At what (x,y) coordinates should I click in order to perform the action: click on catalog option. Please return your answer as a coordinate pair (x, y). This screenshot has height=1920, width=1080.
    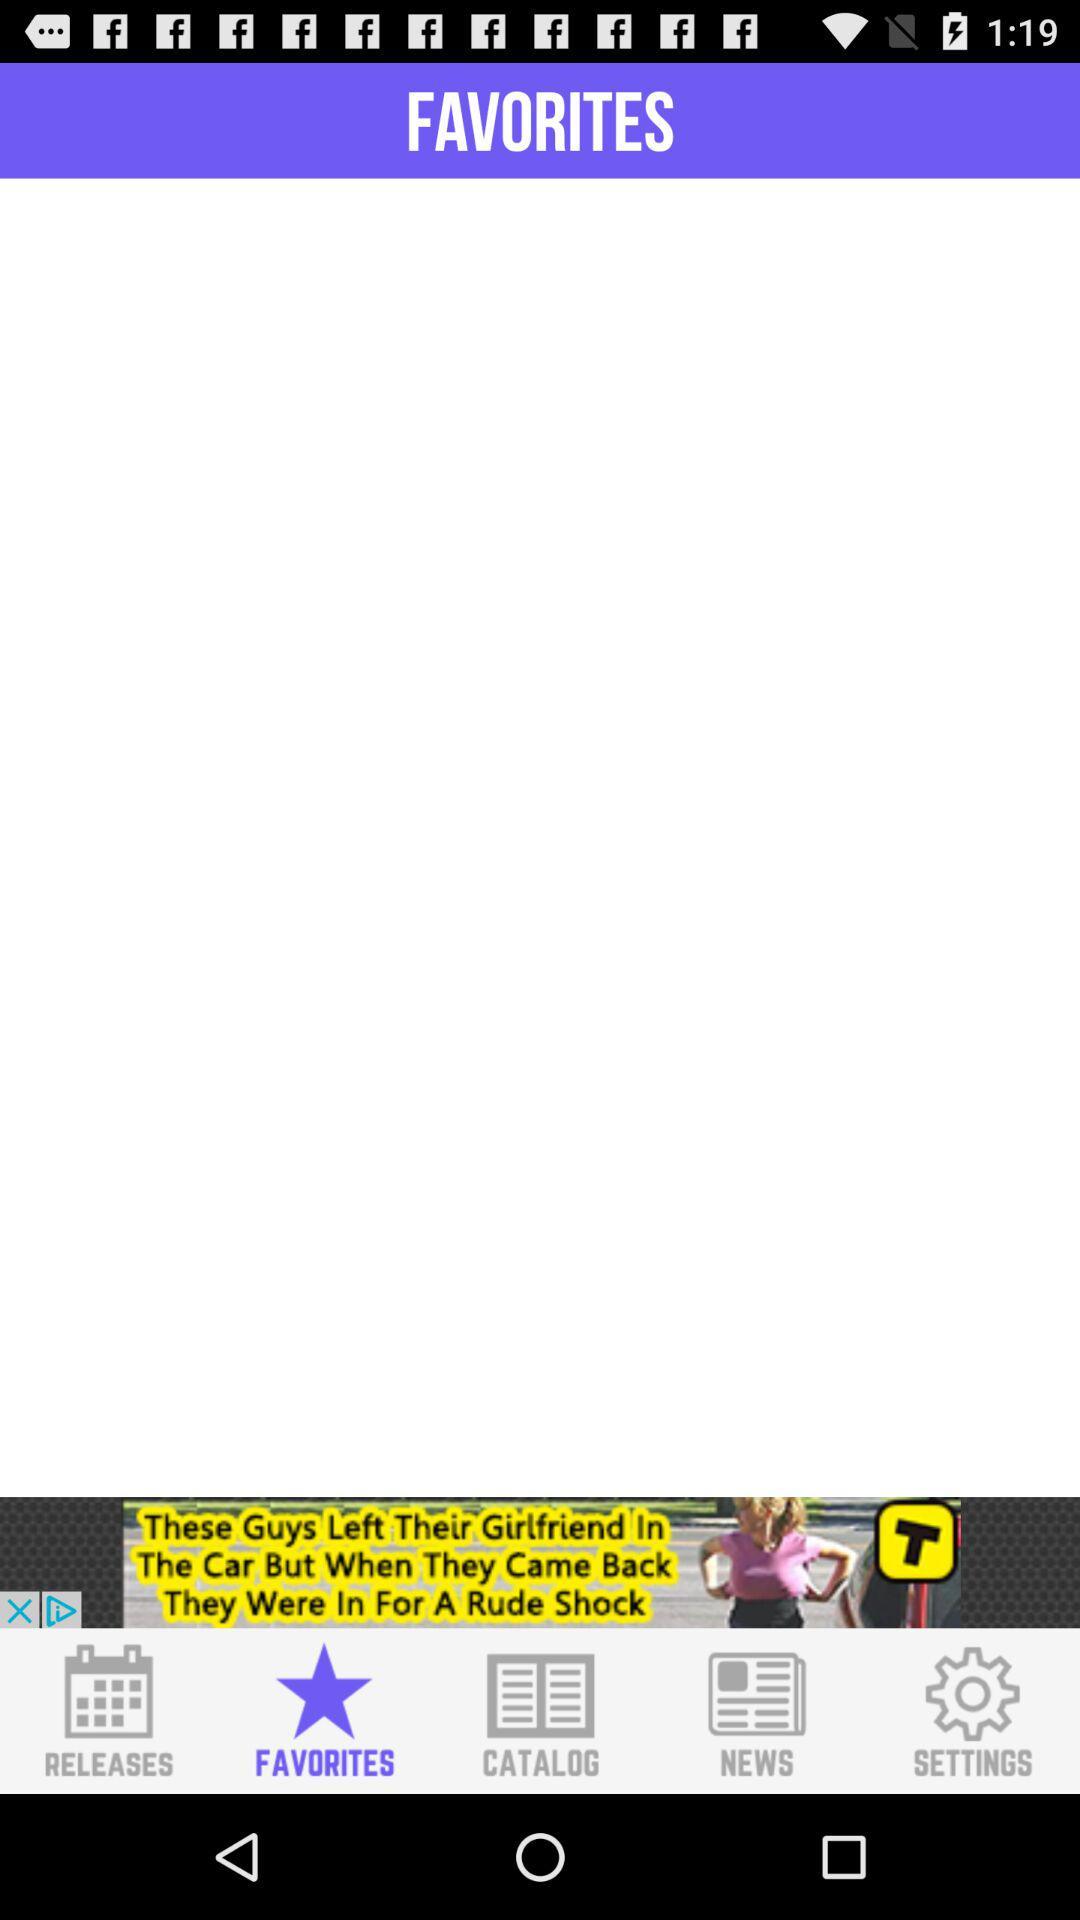
    Looking at the image, I should click on (540, 1710).